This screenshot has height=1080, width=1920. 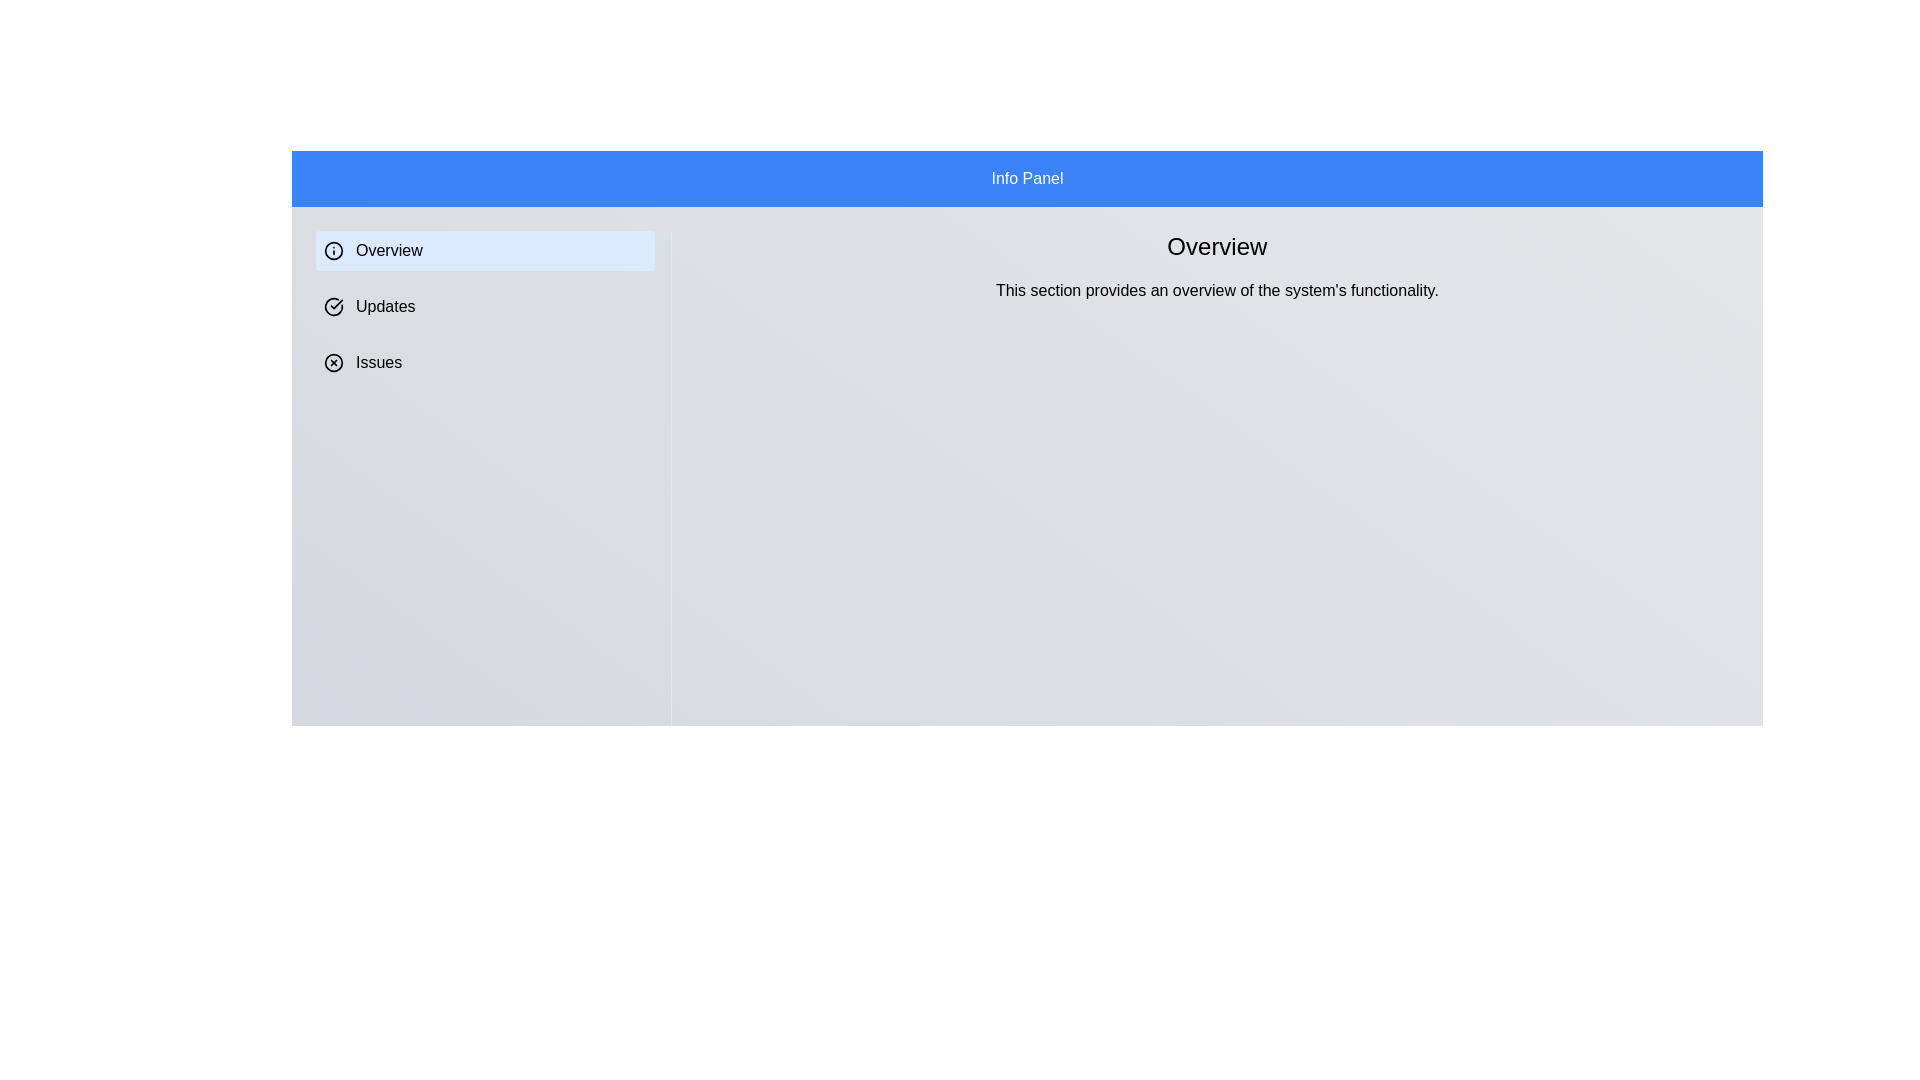 What do you see at coordinates (334, 307) in the screenshot?
I see `the icon for the Updates section` at bounding box center [334, 307].